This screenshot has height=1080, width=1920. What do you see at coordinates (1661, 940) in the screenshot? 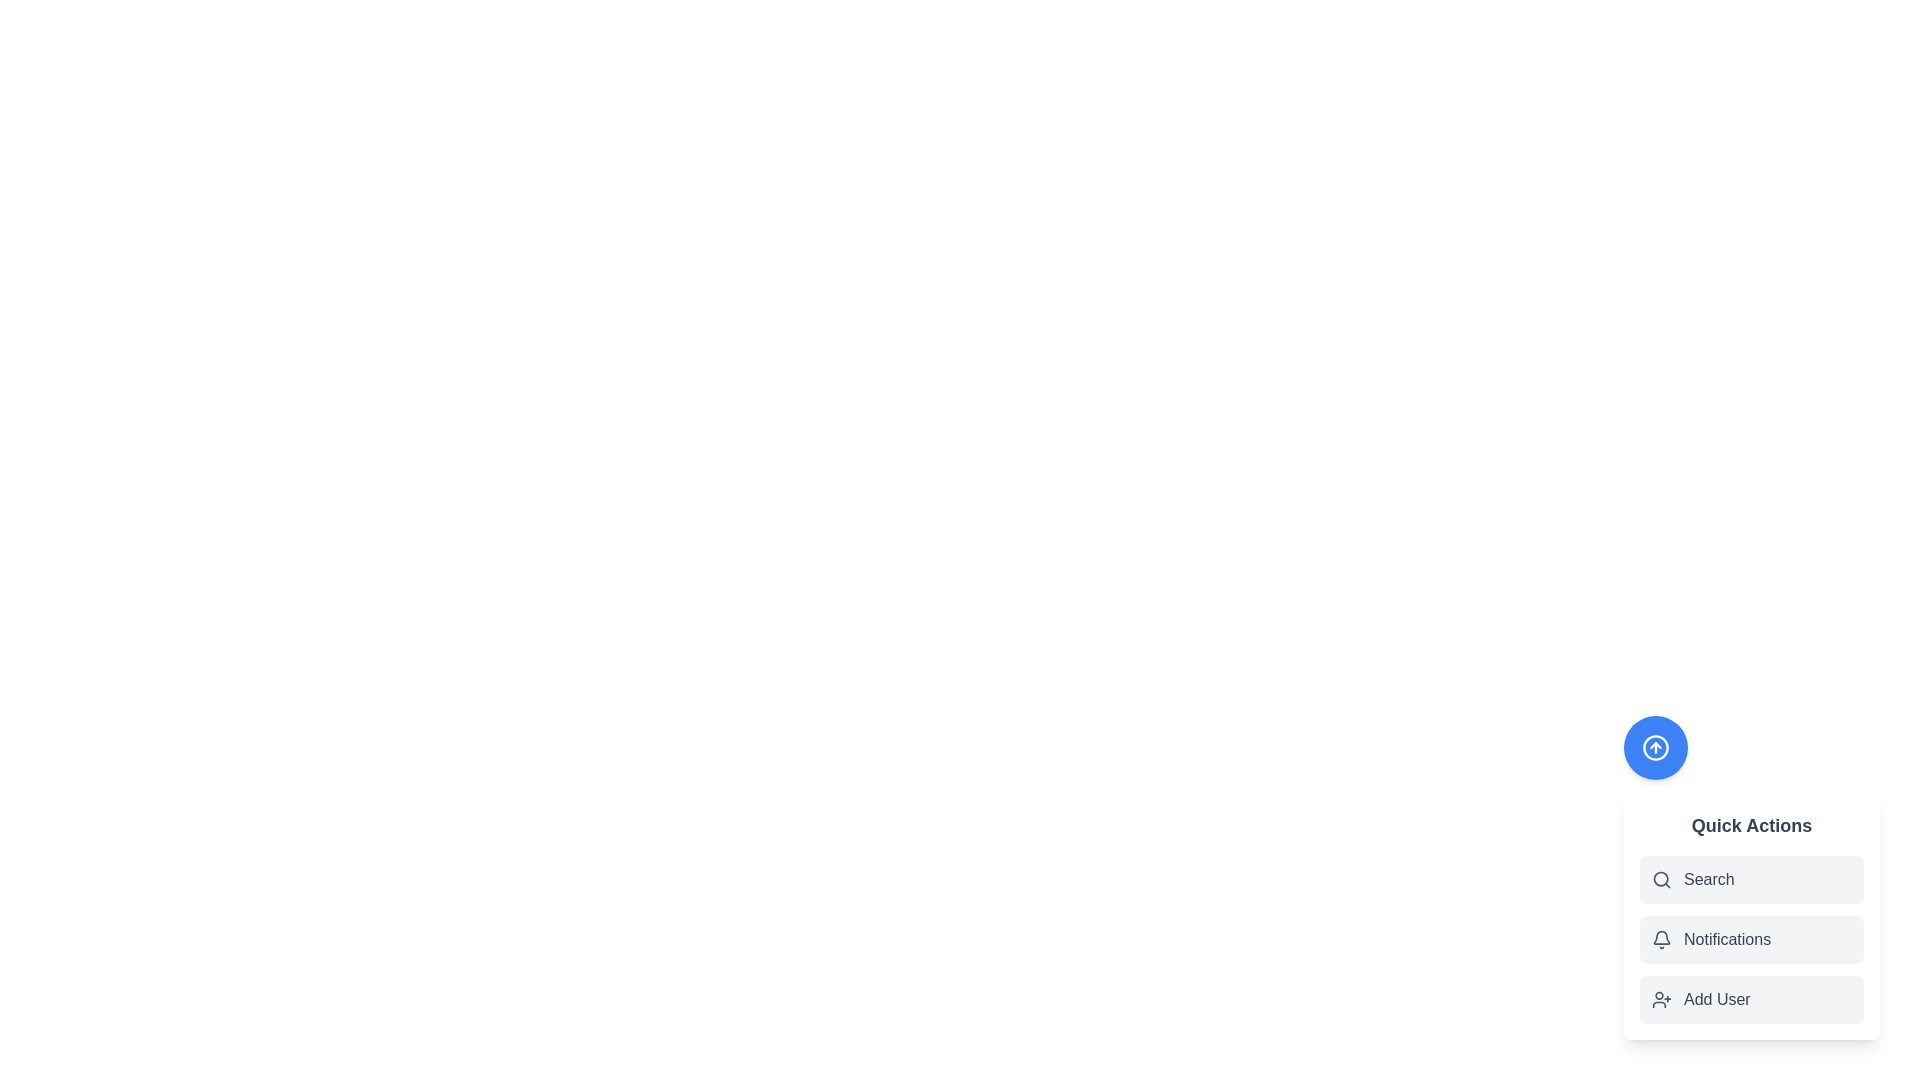
I see `the gray bell icon located to the left of the 'Notifications' text in the quick actions menu` at bounding box center [1661, 940].